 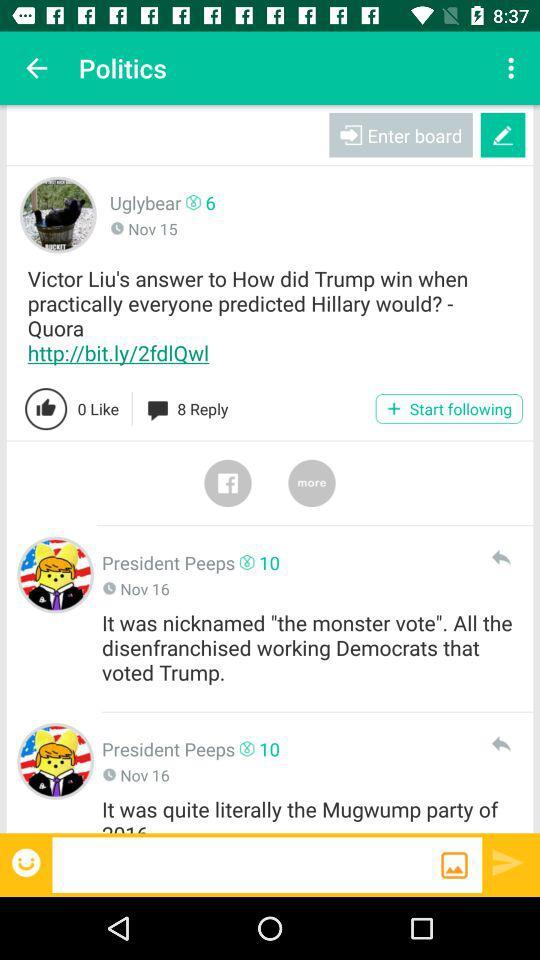 What do you see at coordinates (454, 864) in the screenshot?
I see `allows the user to upload a file` at bounding box center [454, 864].